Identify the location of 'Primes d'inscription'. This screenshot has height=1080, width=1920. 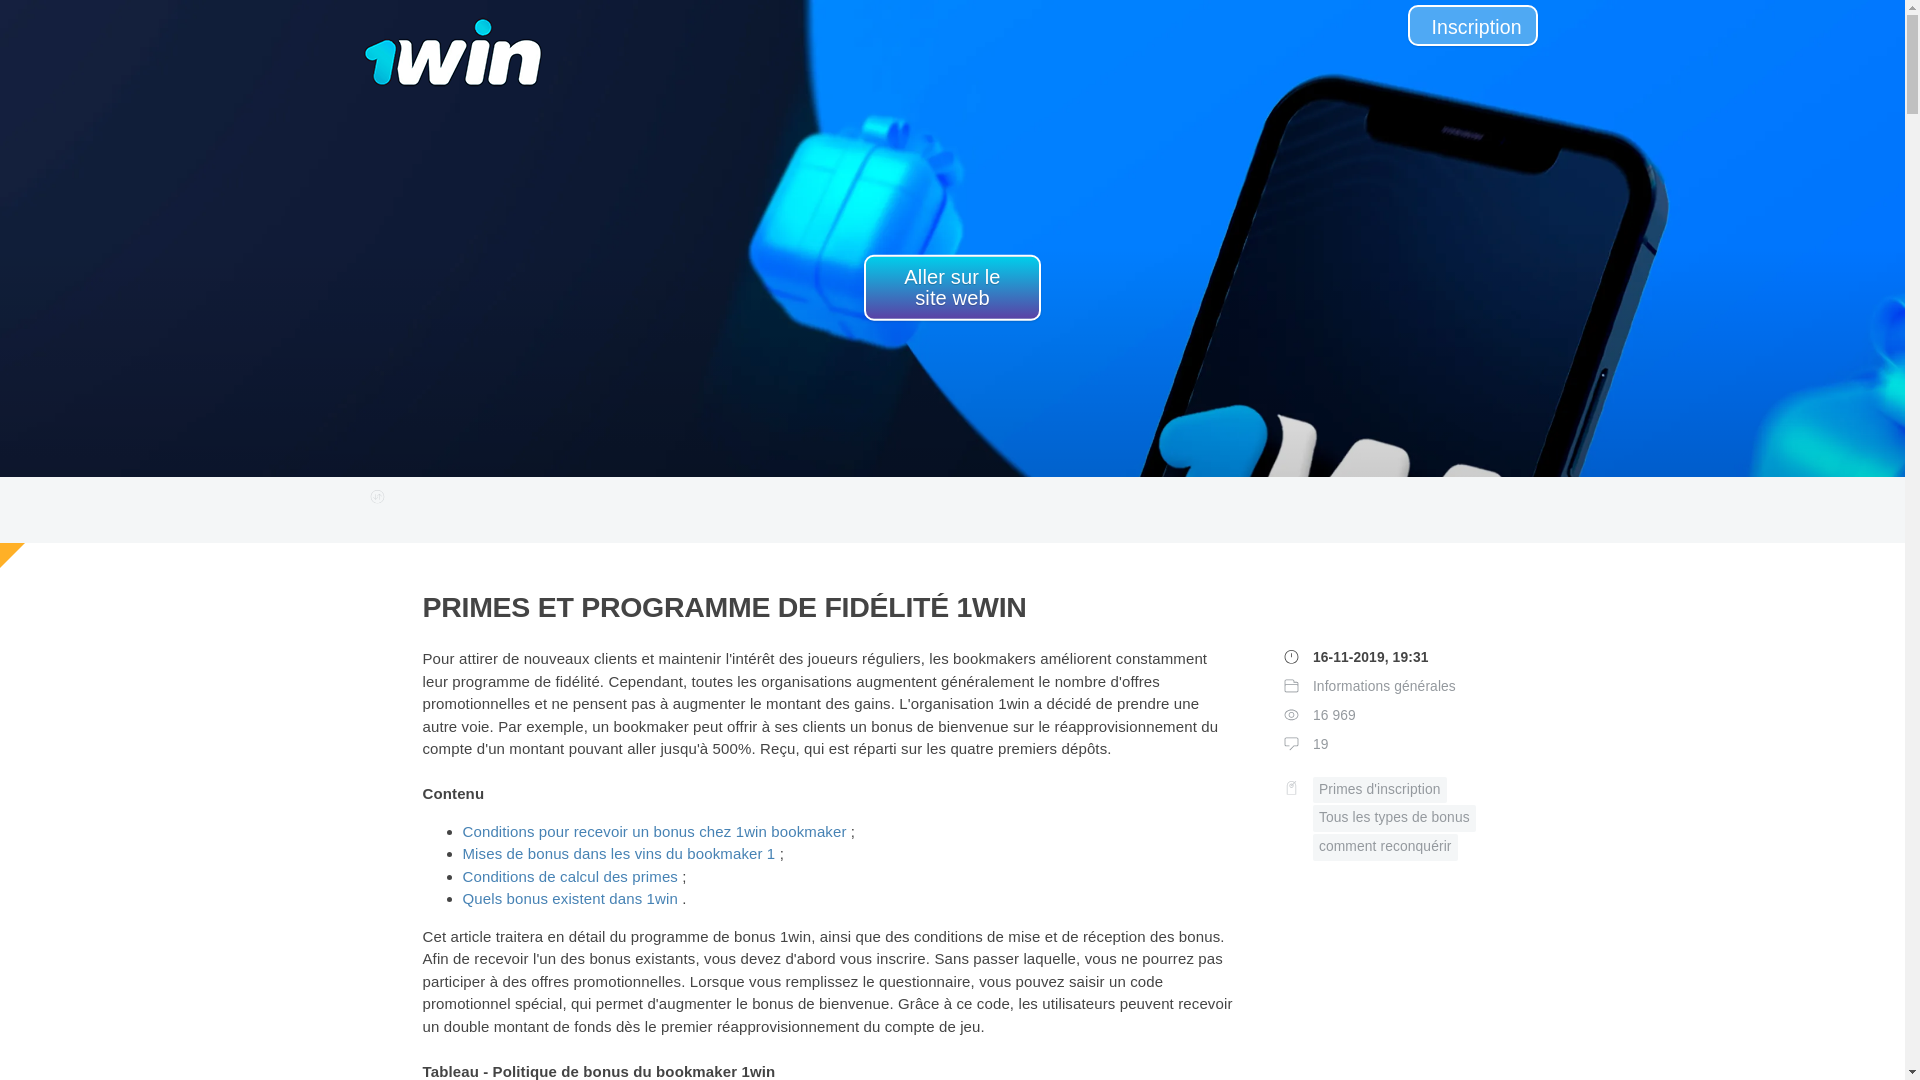
(1379, 789).